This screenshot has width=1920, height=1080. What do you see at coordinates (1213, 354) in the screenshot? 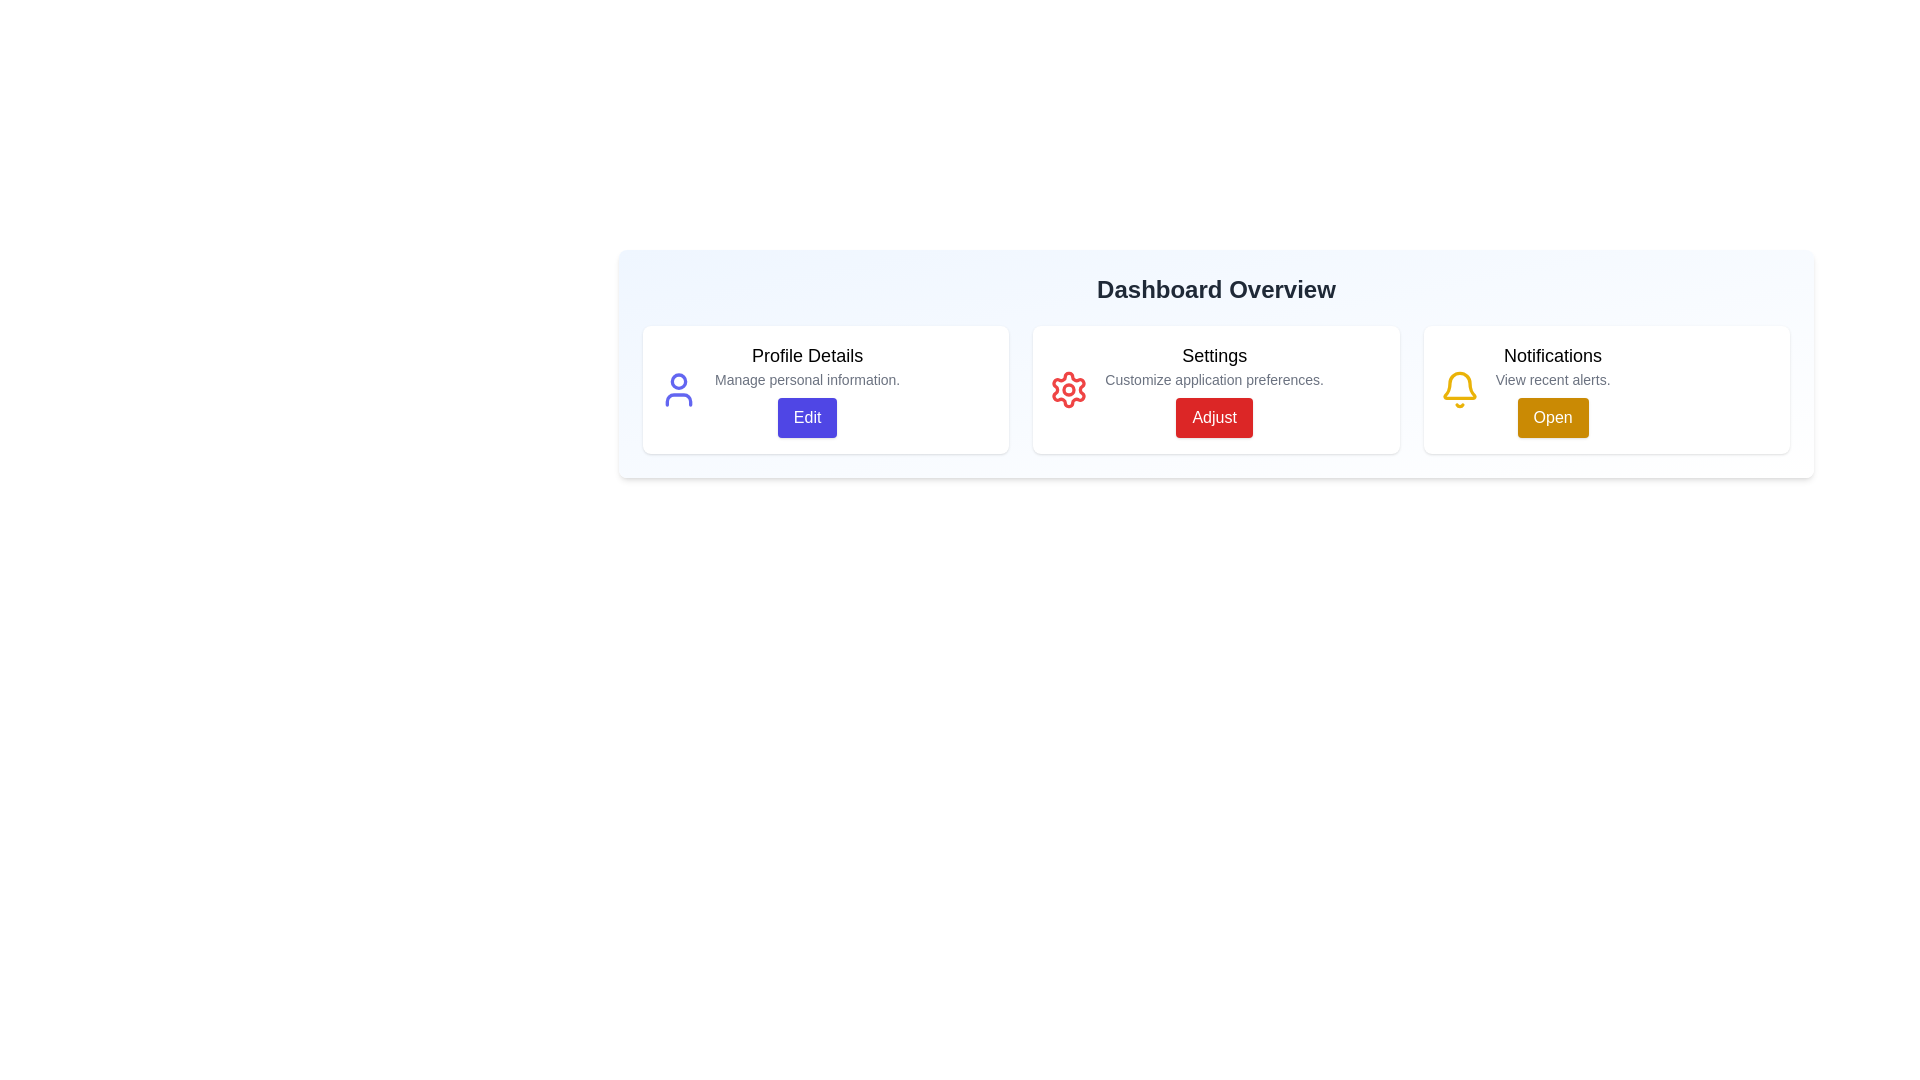
I see `the text label that serves as the title for the settings-related card, located at the top of the middle card in a three-card layout` at bounding box center [1213, 354].